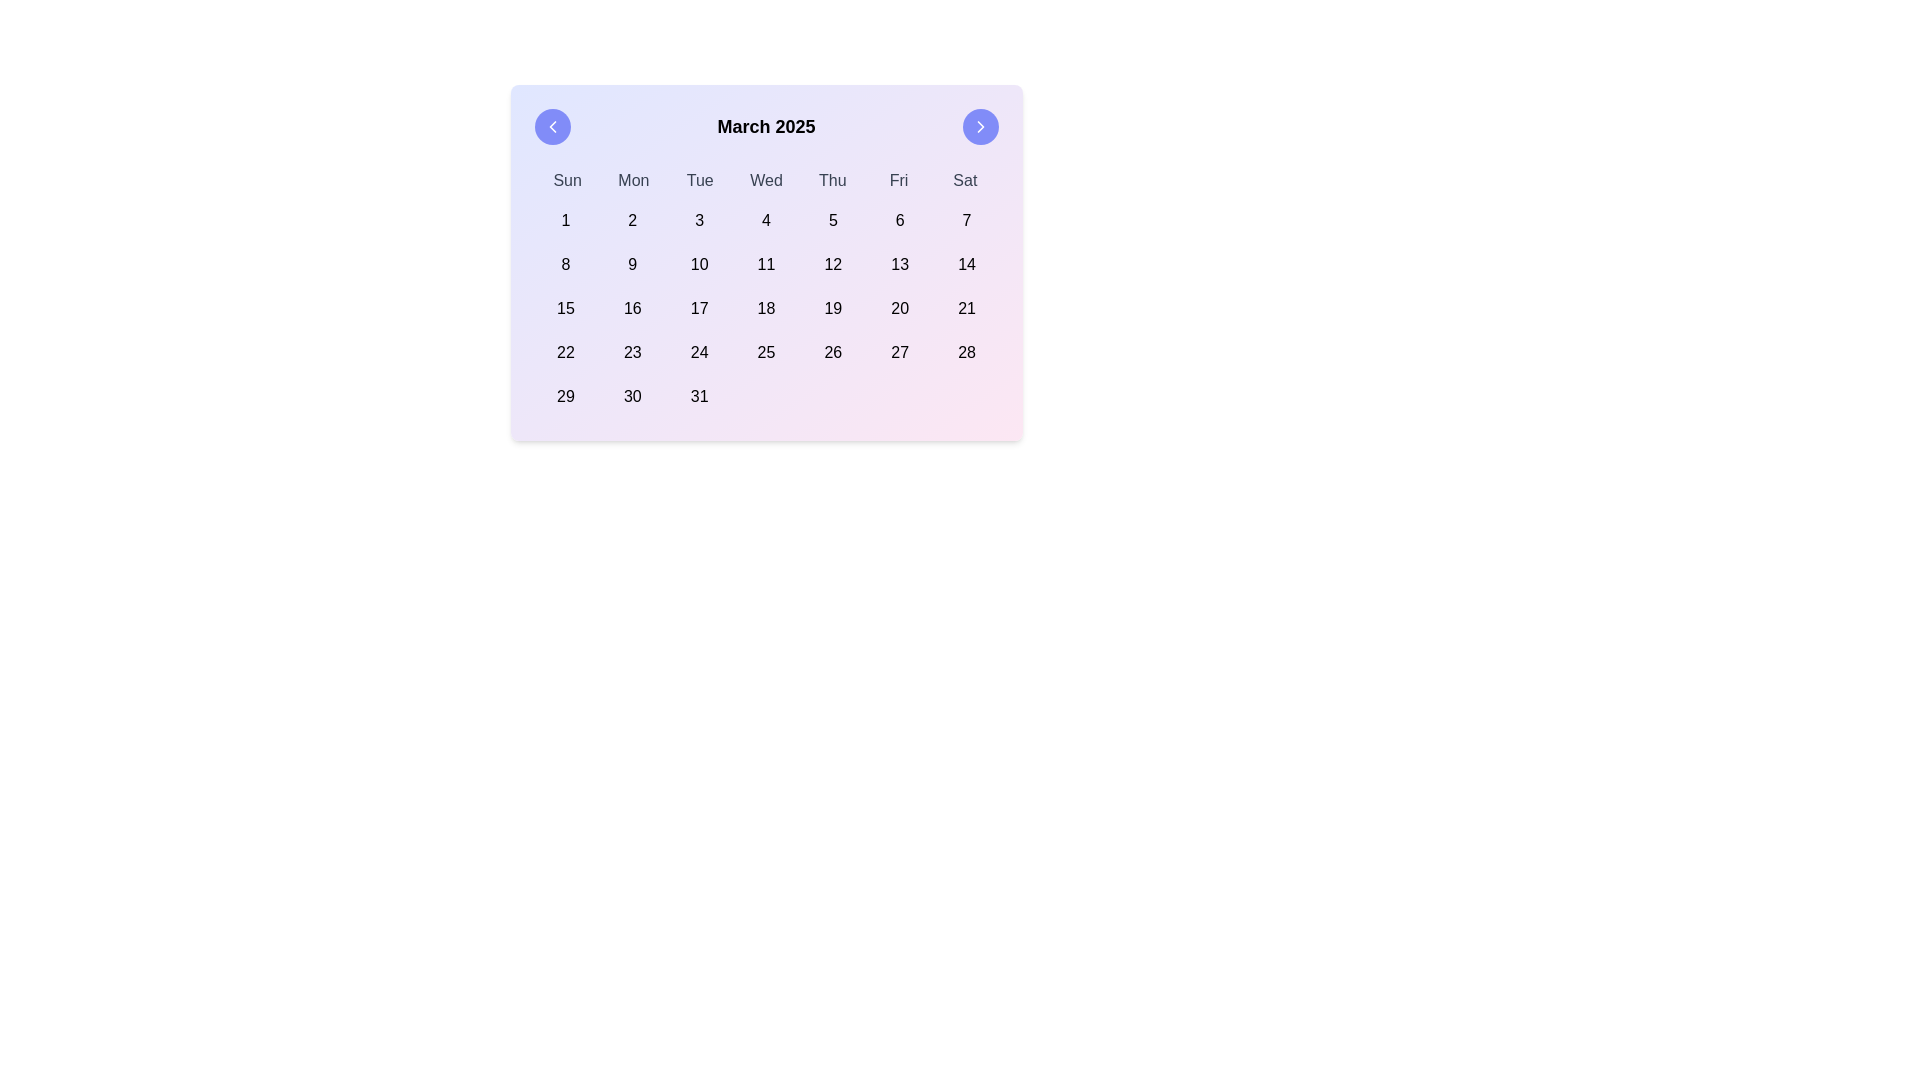 Image resolution: width=1920 pixels, height=1080 pixels. I want to click on the text label representing the abbreviation for Tuesday in the week header of the calendar interface, which is the third label among seven in a row, so click(700, 181).